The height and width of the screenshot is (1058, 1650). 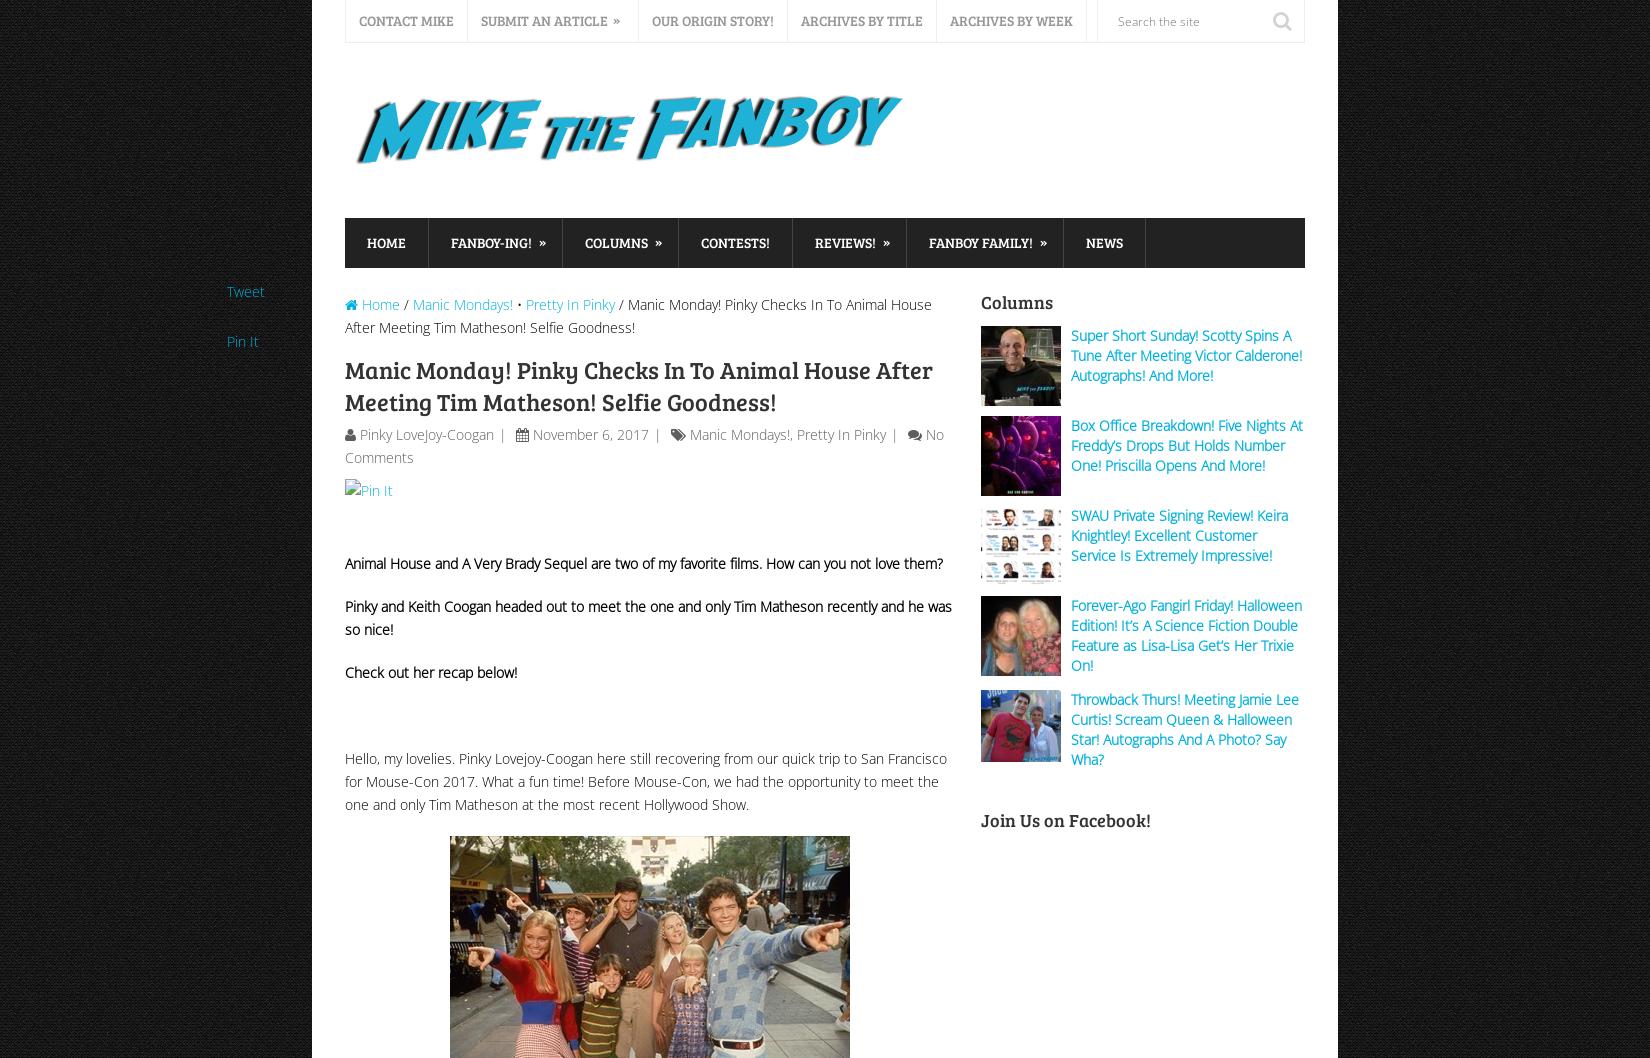 I want to click on 'Pin It', so click(x=243, y=340).